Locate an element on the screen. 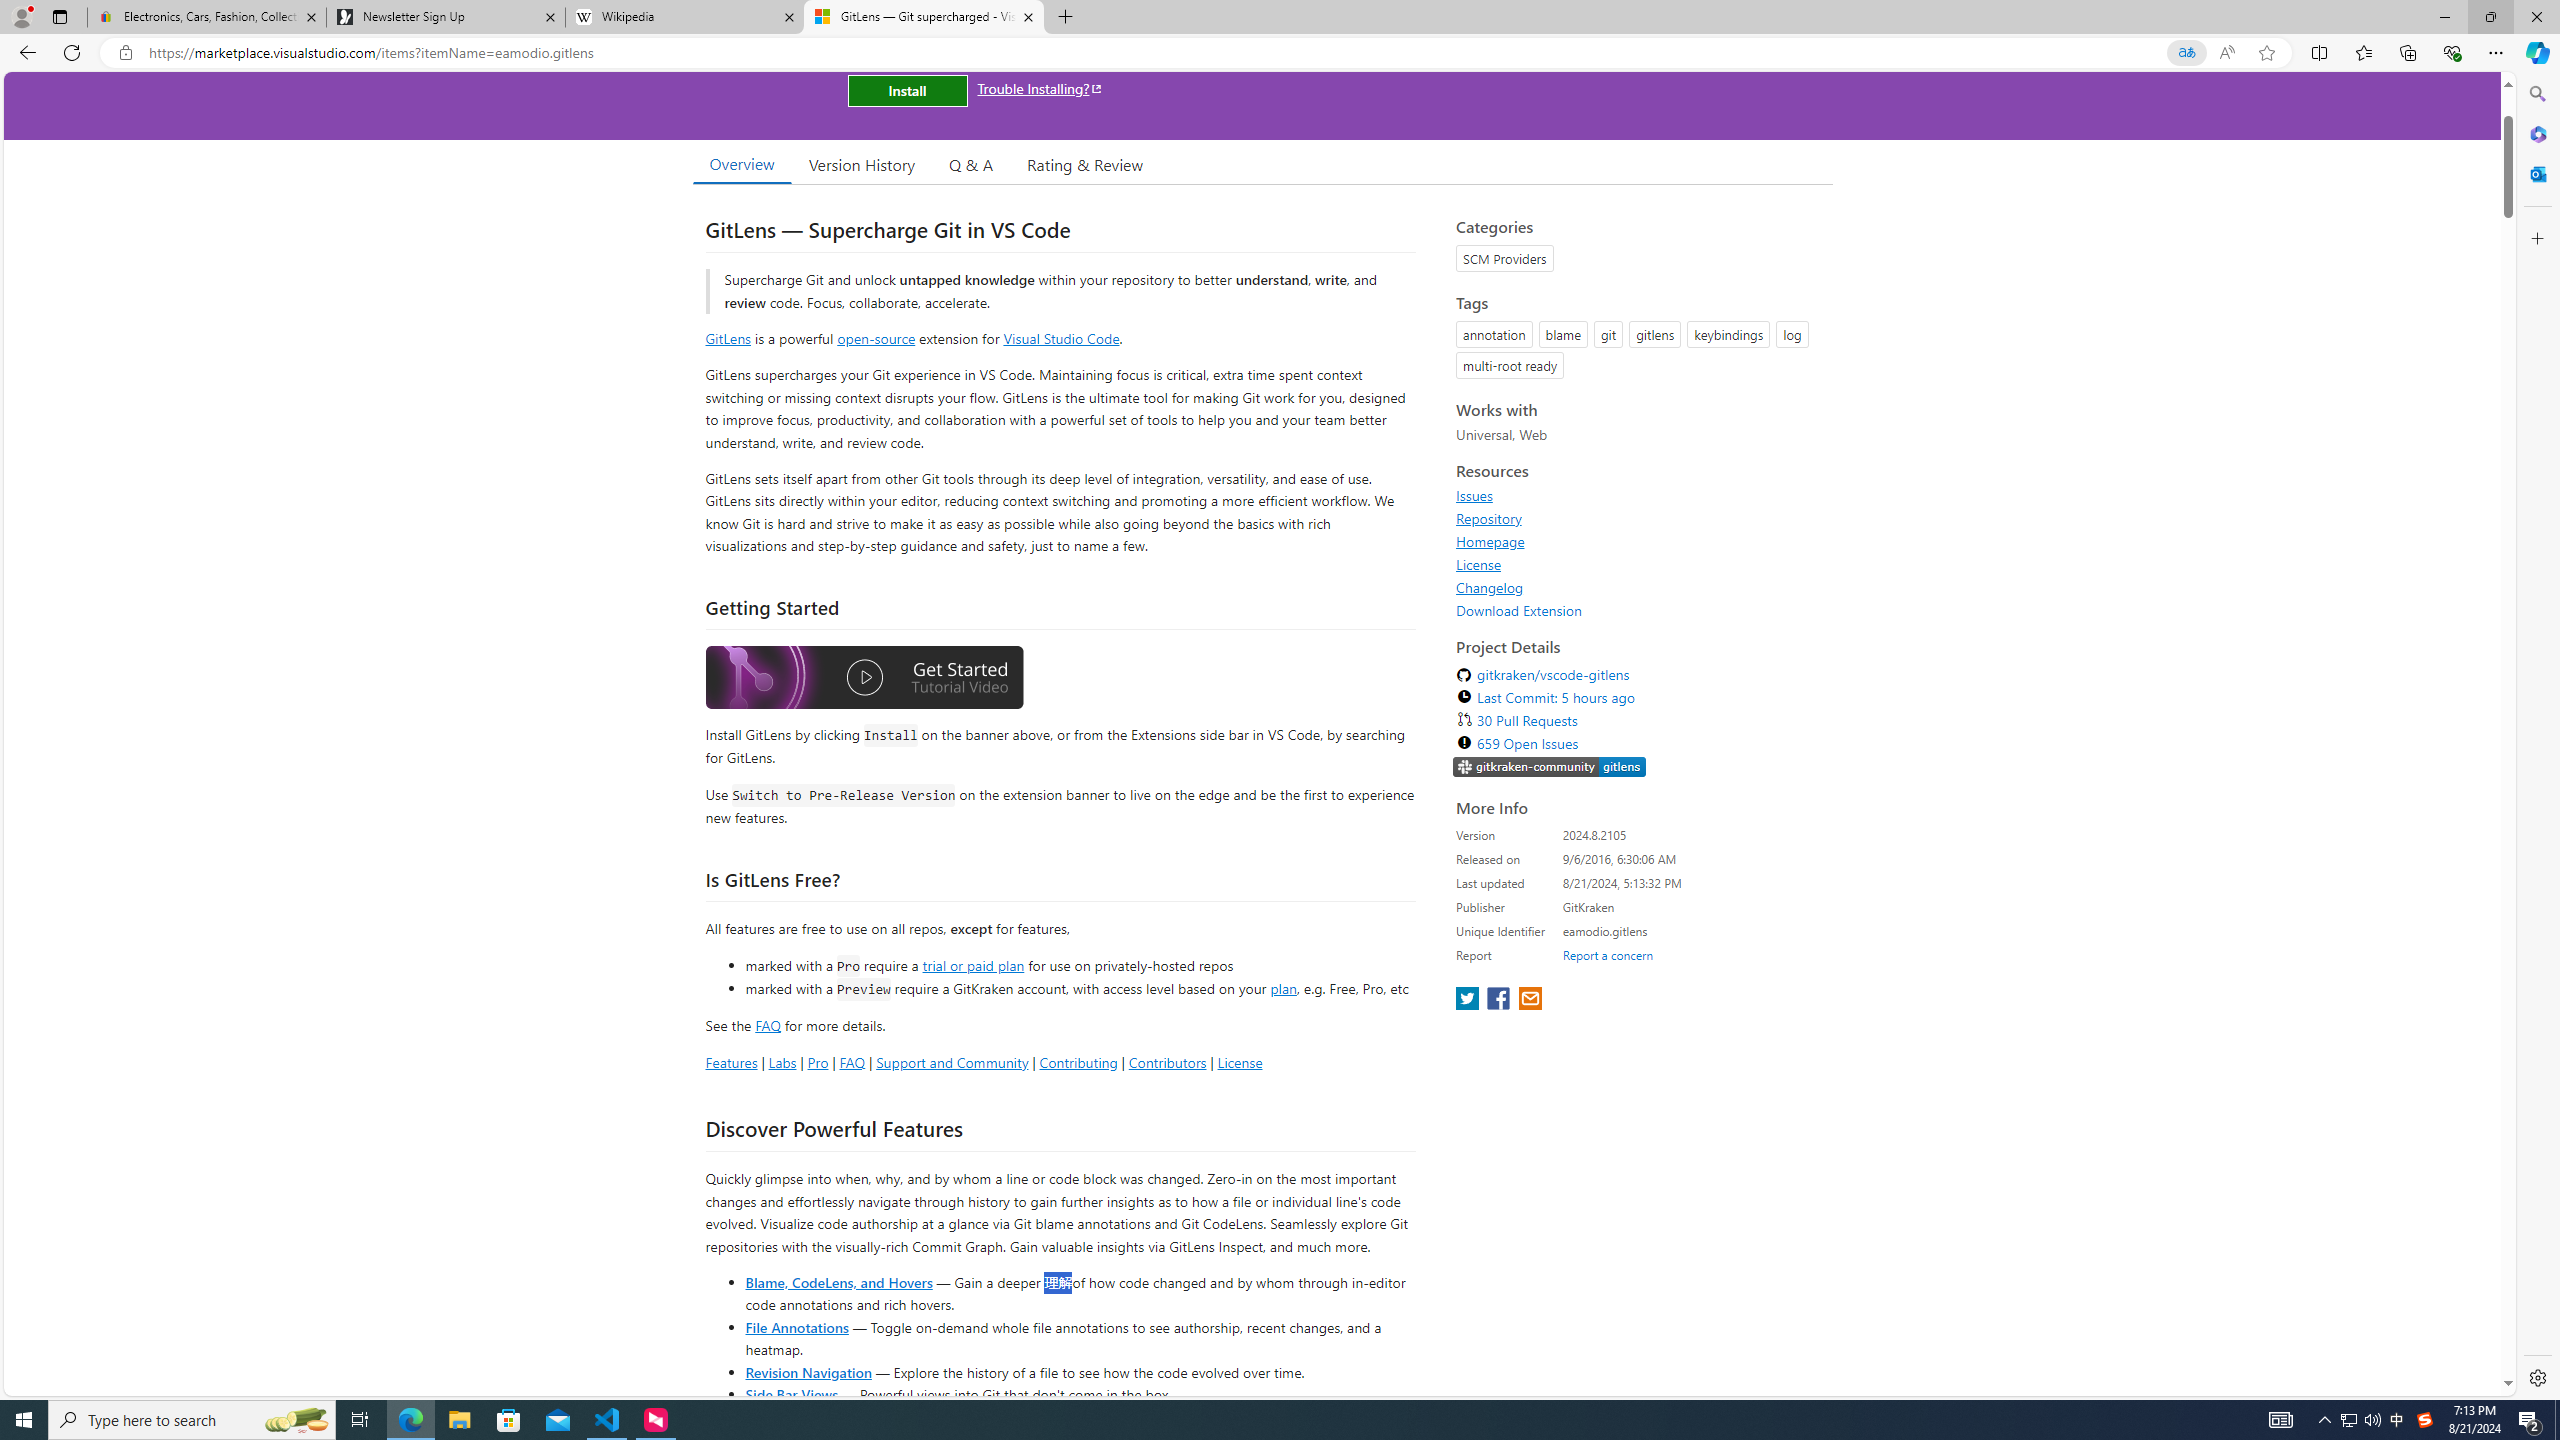  'Changelog' is located at coordinates (1488, 586).